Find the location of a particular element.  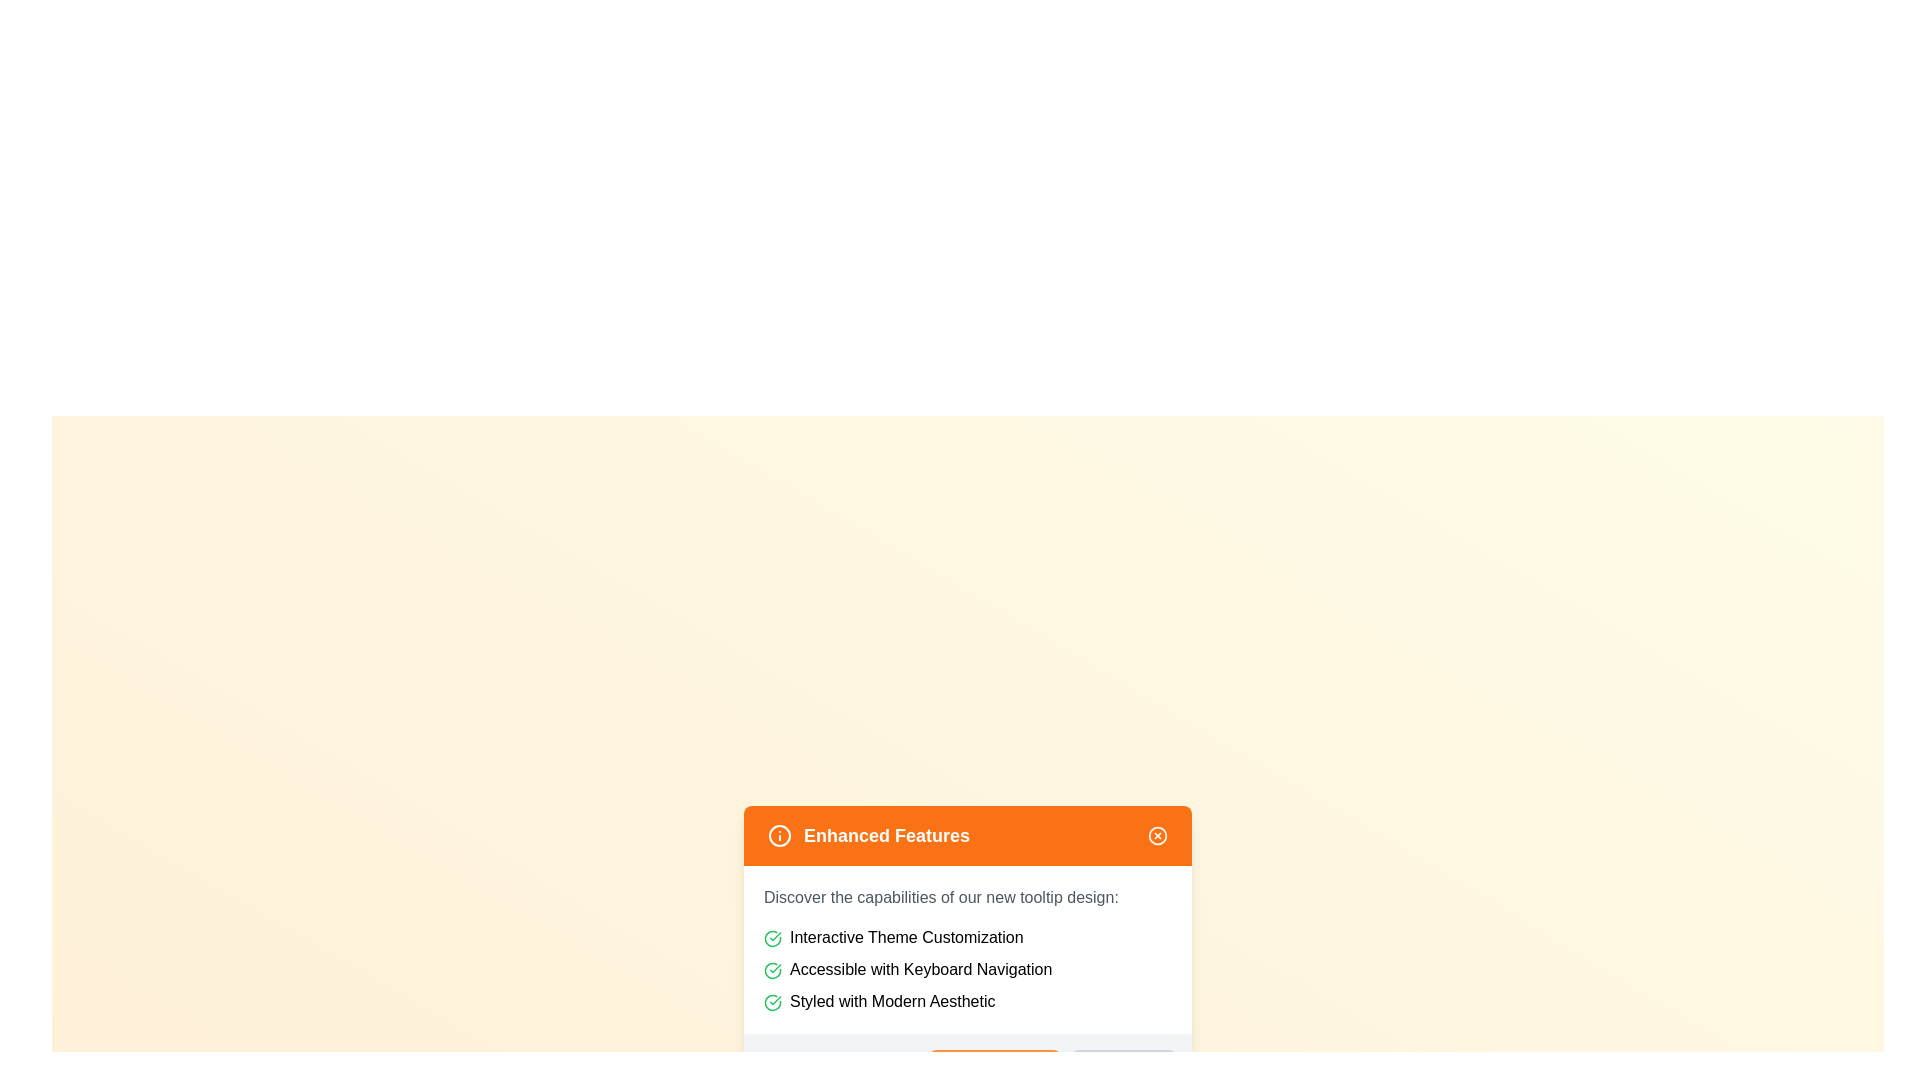

the second item in the vertical list of three items, which contains a green checkmark icon and the text 'Accessible with Keyboard Navigation' is located at coordinates (968, 968).